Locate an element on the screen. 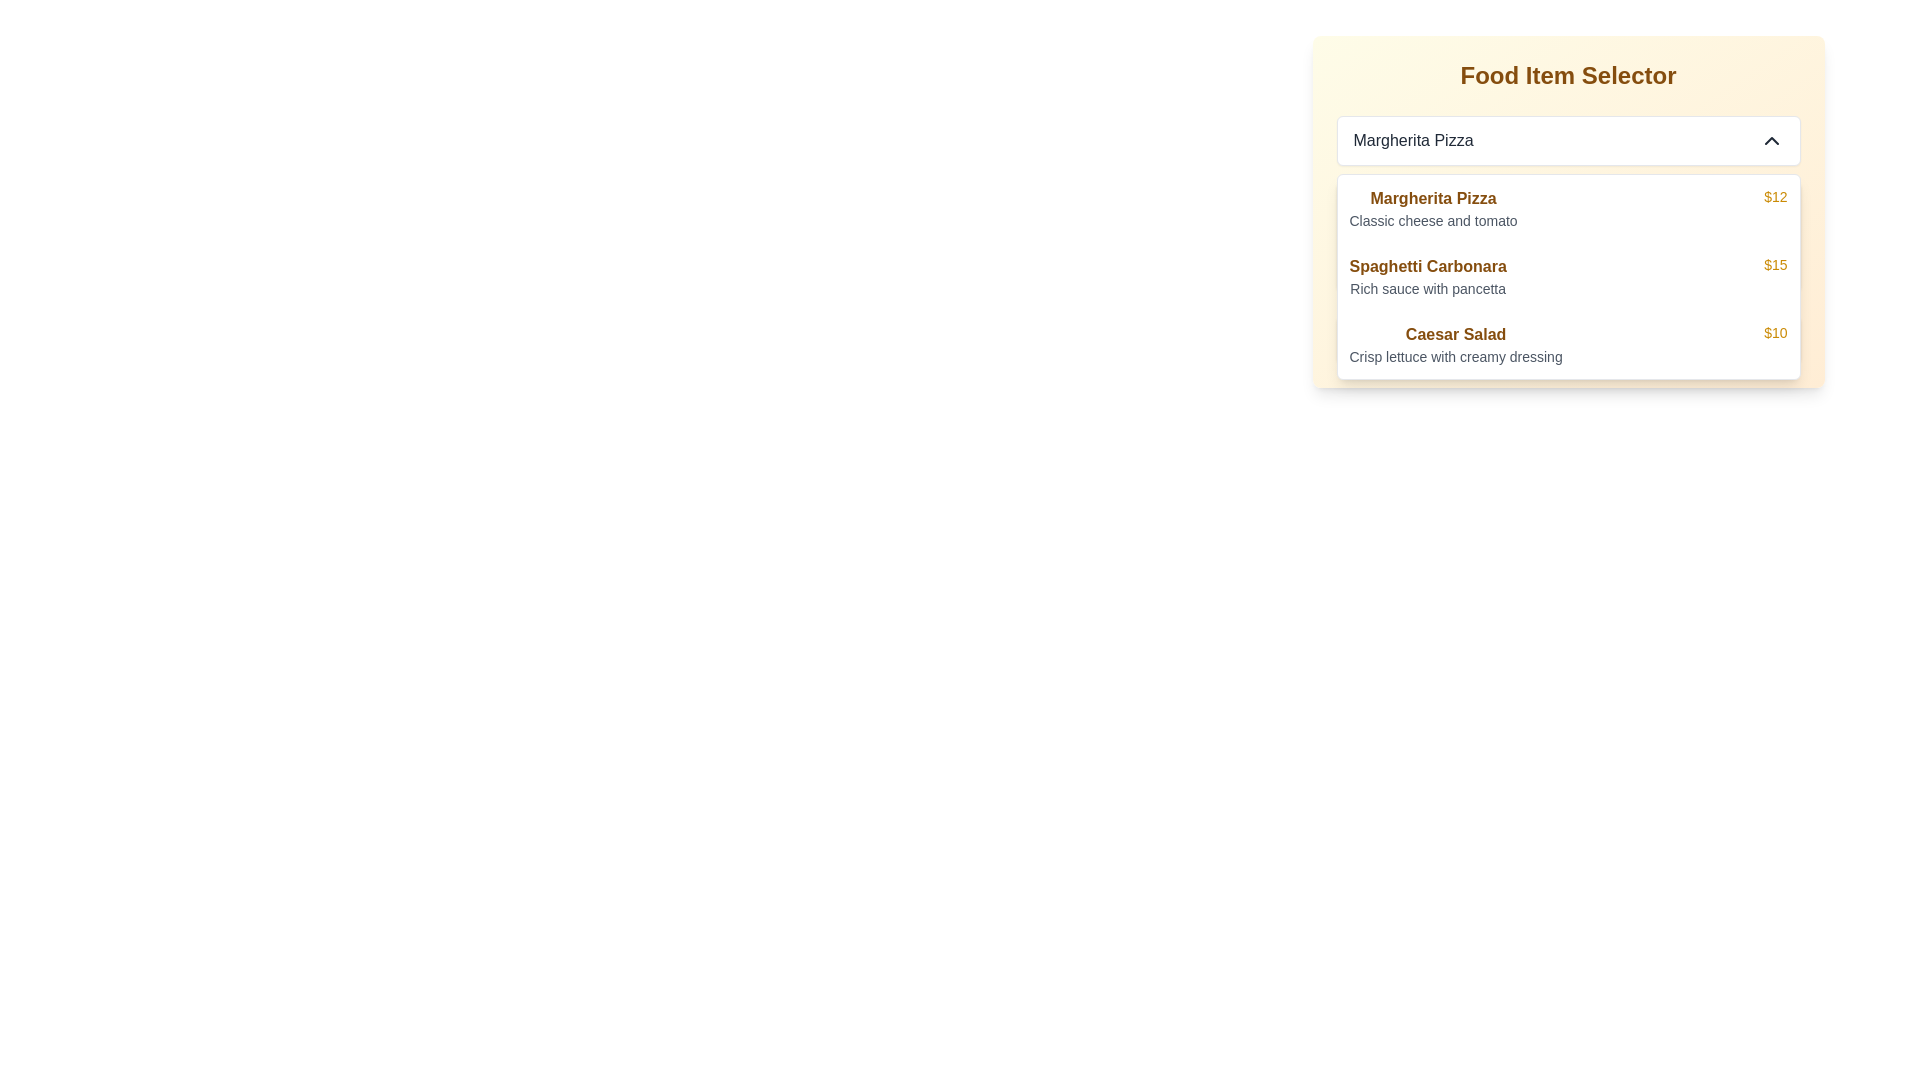 This screenshot has width=1920, height=1080. the first entry of the food item list component, which has a gradient background and contains dish names, descriptions, and prices is located at coordinates (1567, 212).